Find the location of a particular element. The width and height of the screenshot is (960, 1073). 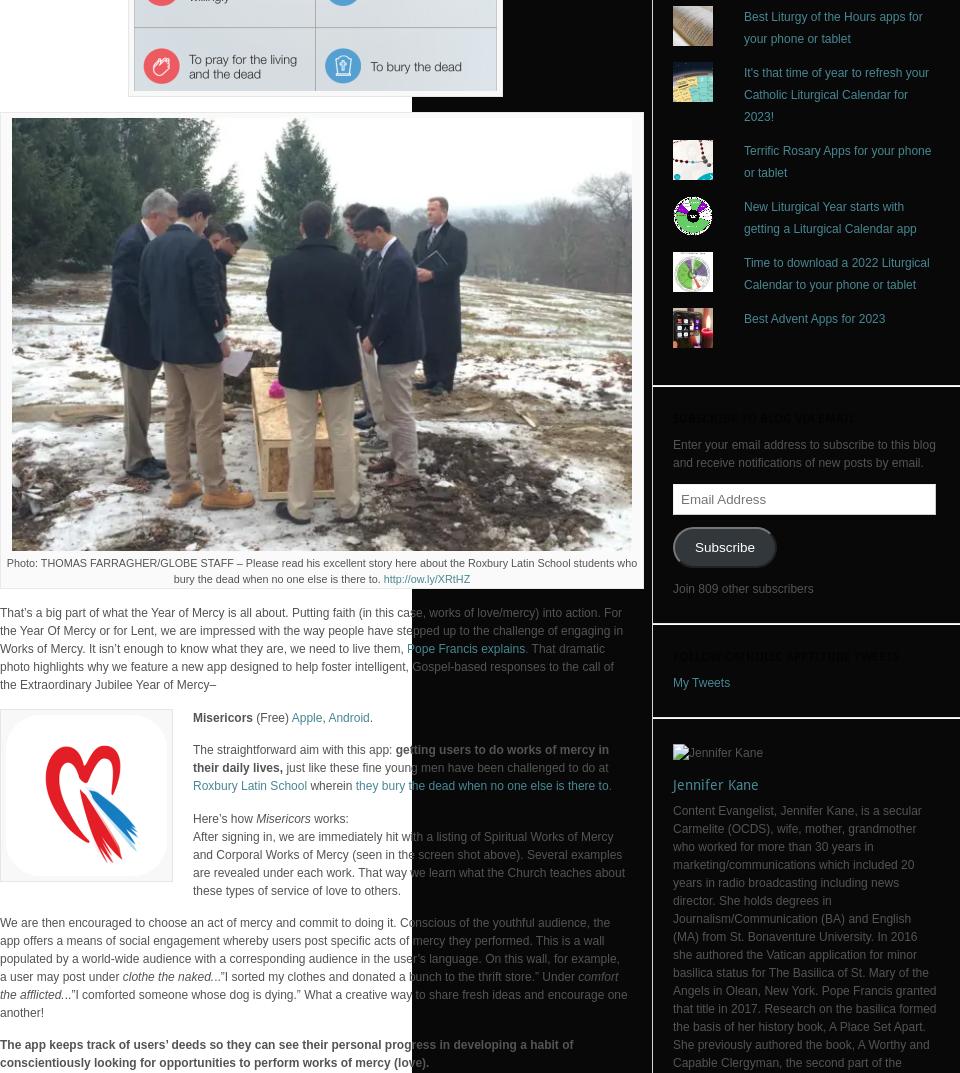

'Follow Catholic Apptitude Tweets' is located at coordinates (785, 655).